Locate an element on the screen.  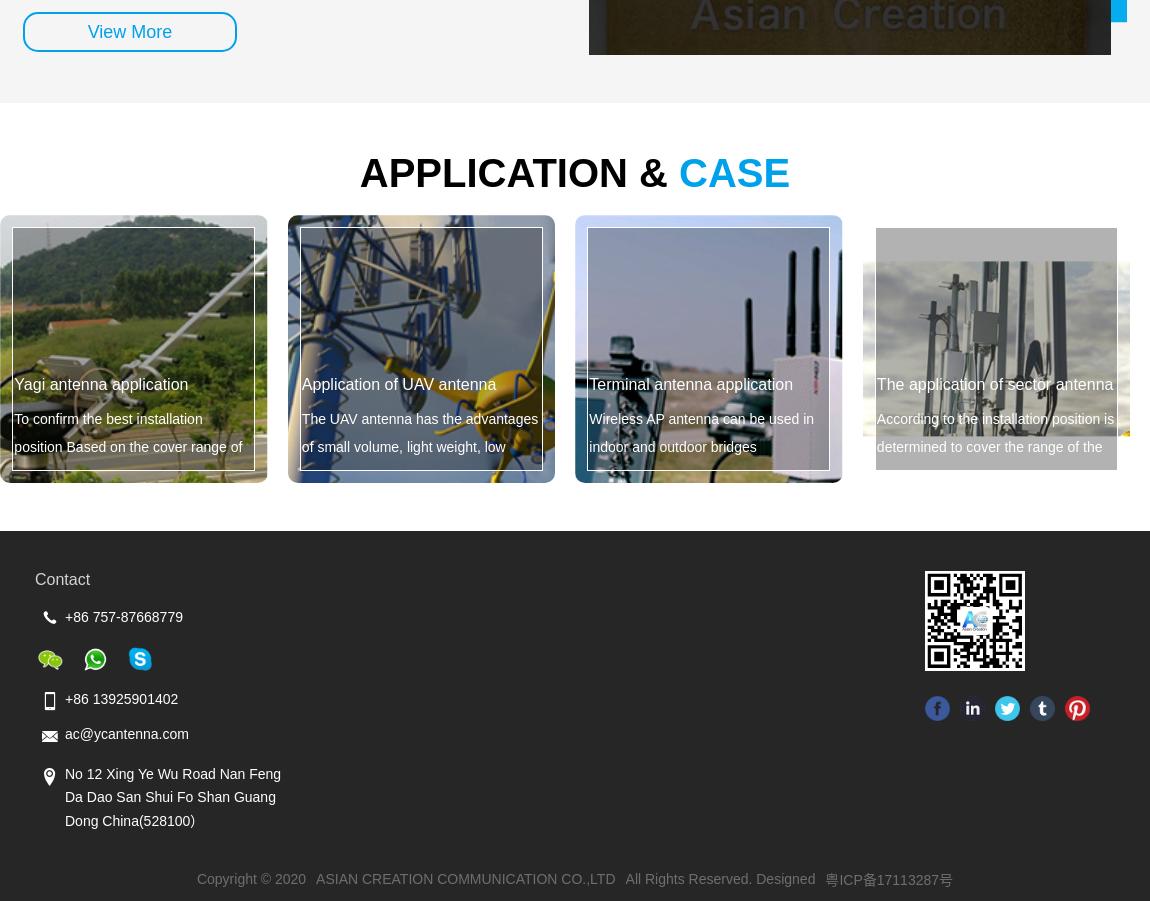
'CASE' is located at coordinates (733, 172).